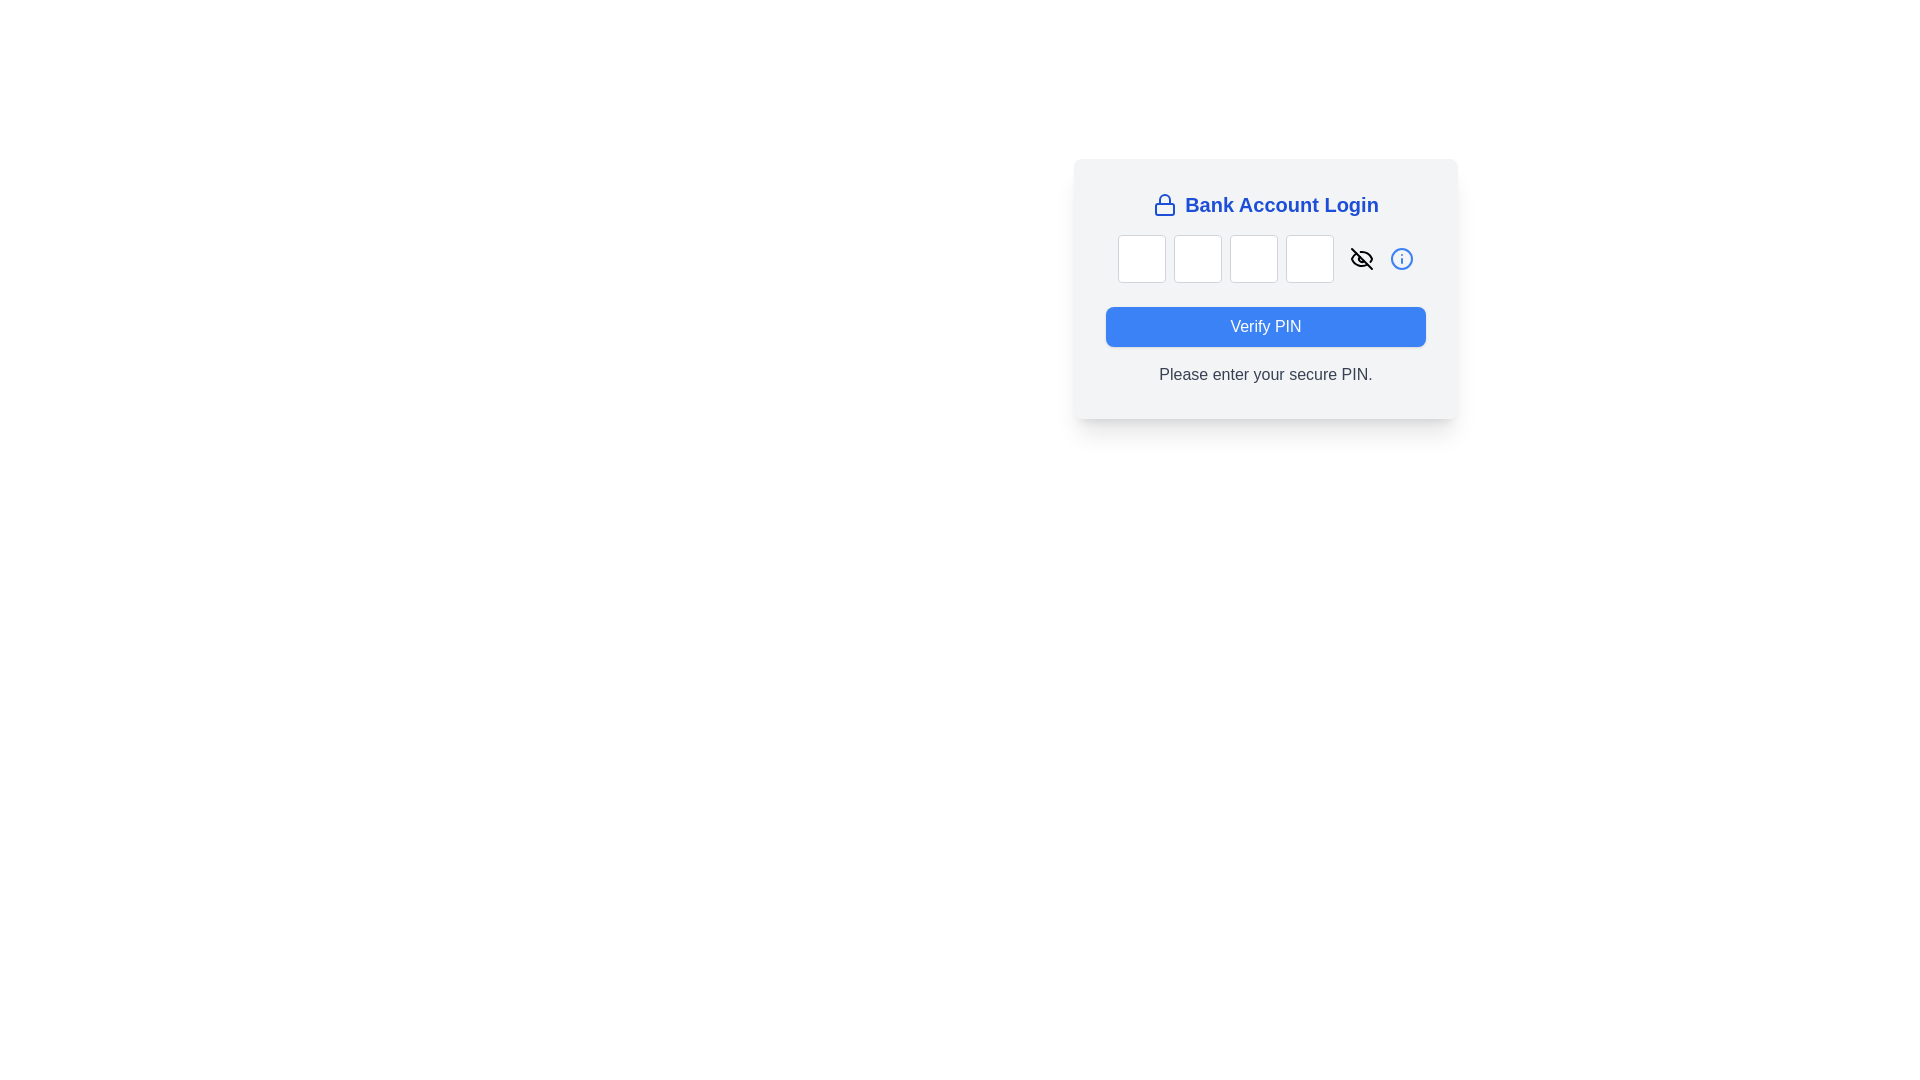 This screenshot has width=1920, height=1080. What do you see at coordinates (1165, 204) in the screenshot?
I see `the Decorative Icon representing security or access restriction, which is located to the left of the 'Bank Account Login' title` at bounding box center [1165, 204].